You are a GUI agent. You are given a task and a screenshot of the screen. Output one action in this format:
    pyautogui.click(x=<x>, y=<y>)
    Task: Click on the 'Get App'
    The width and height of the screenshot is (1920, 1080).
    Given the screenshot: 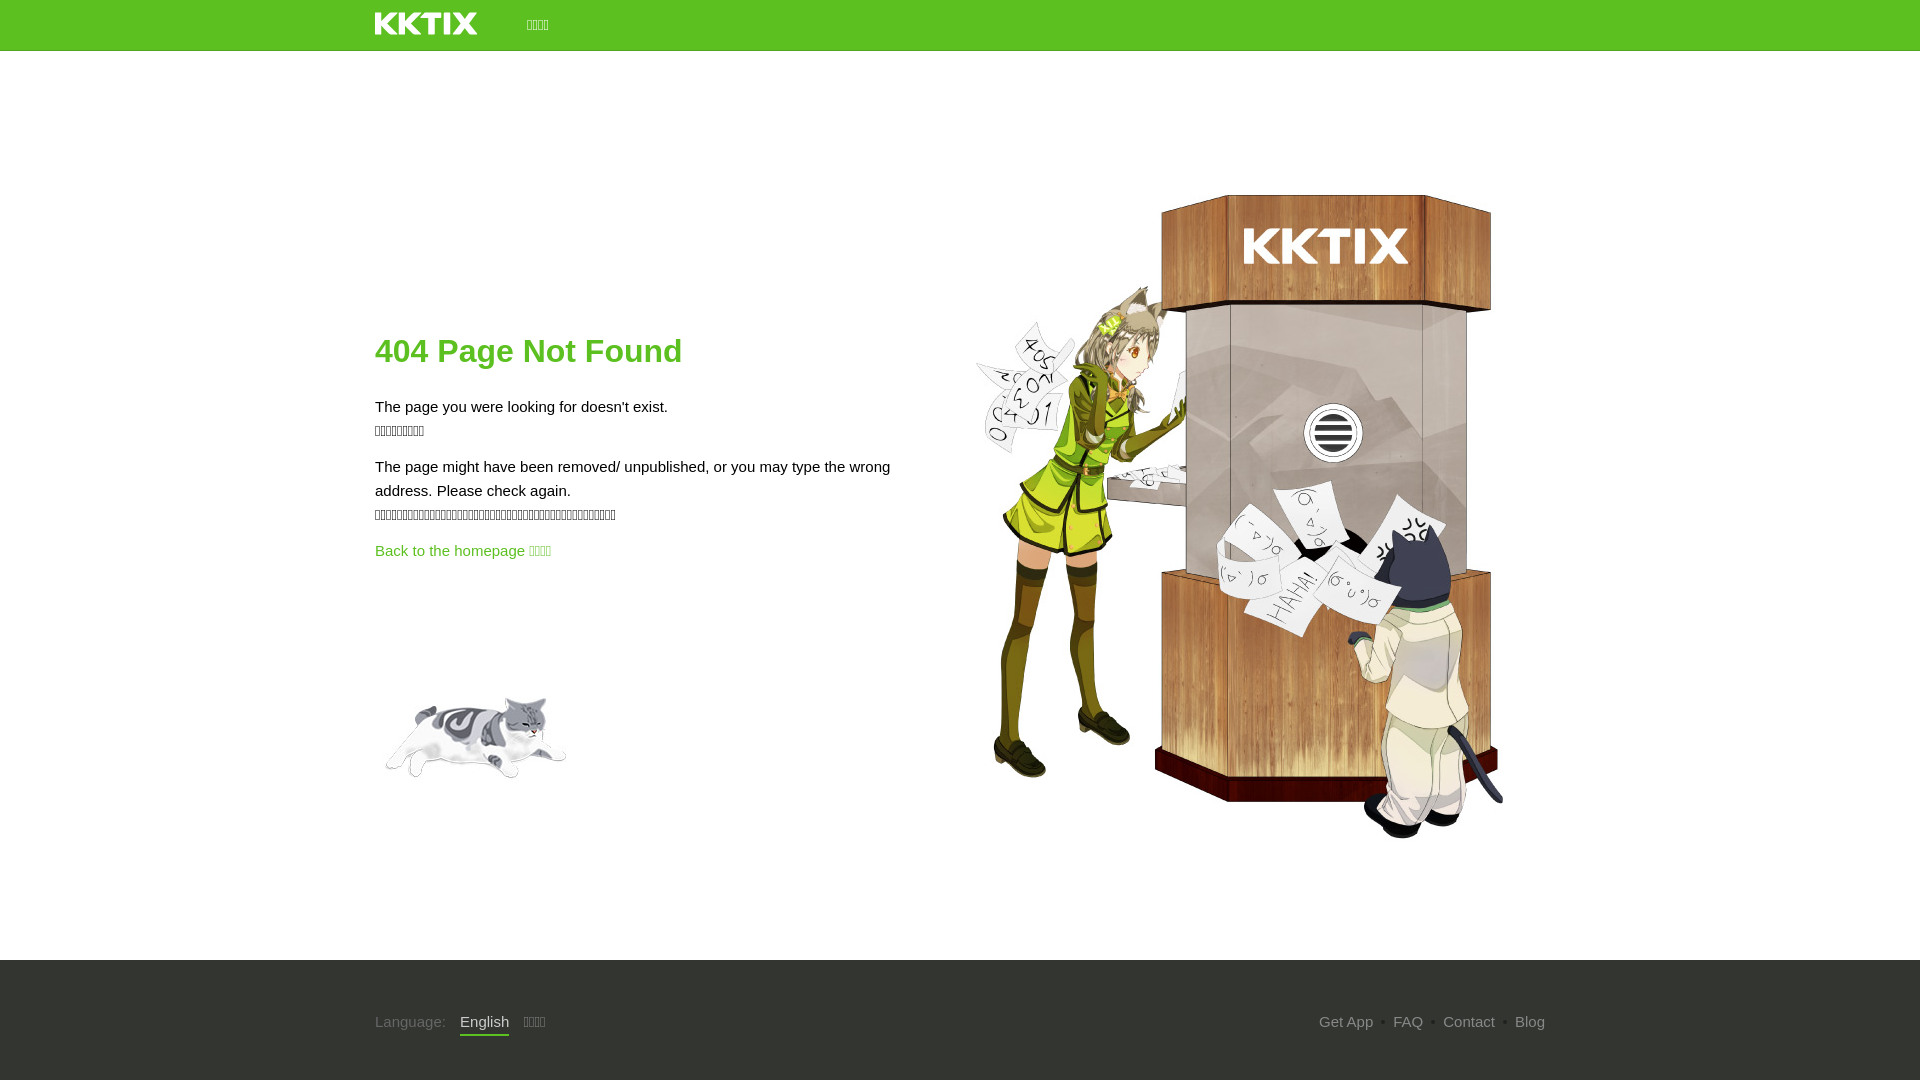 What is the action you would take?
    pyautogui.click(x=1319, y=1021)
    